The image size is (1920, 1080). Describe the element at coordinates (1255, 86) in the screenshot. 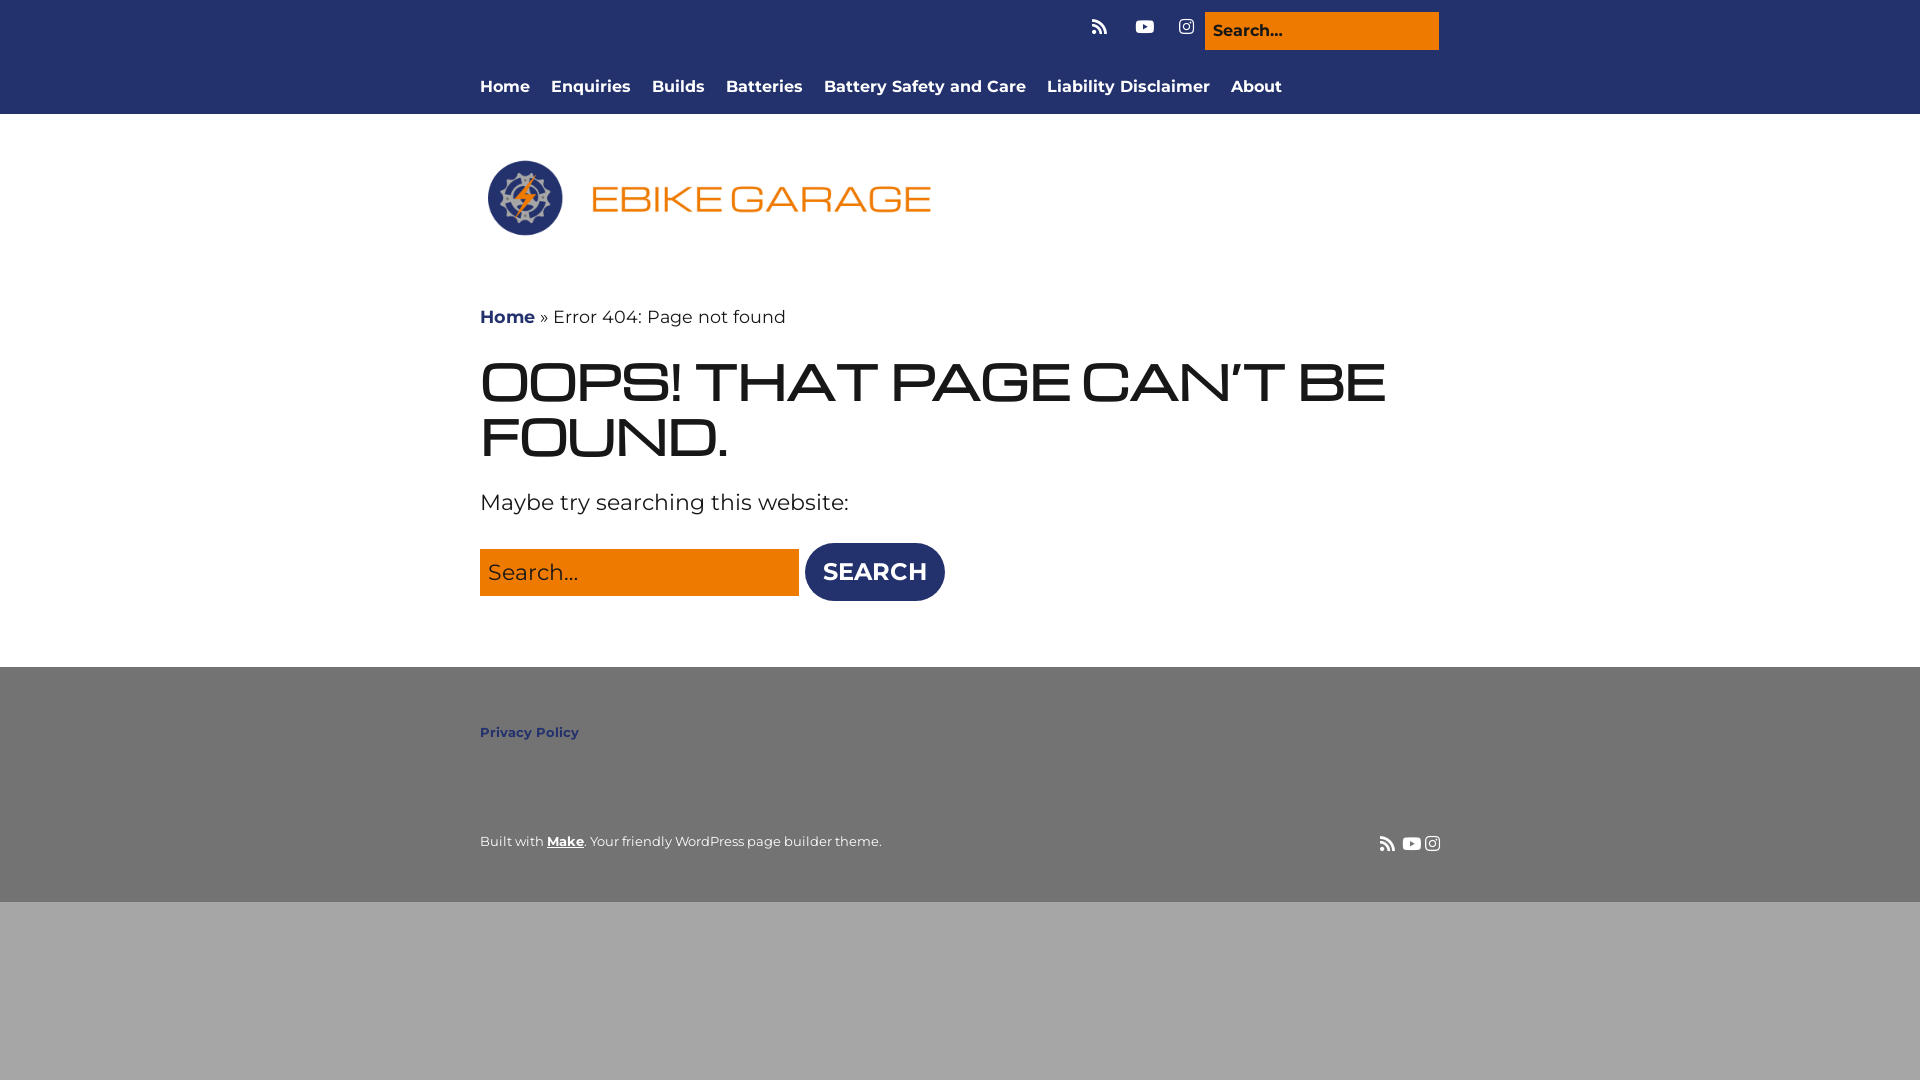

I see `'About'` at that location.